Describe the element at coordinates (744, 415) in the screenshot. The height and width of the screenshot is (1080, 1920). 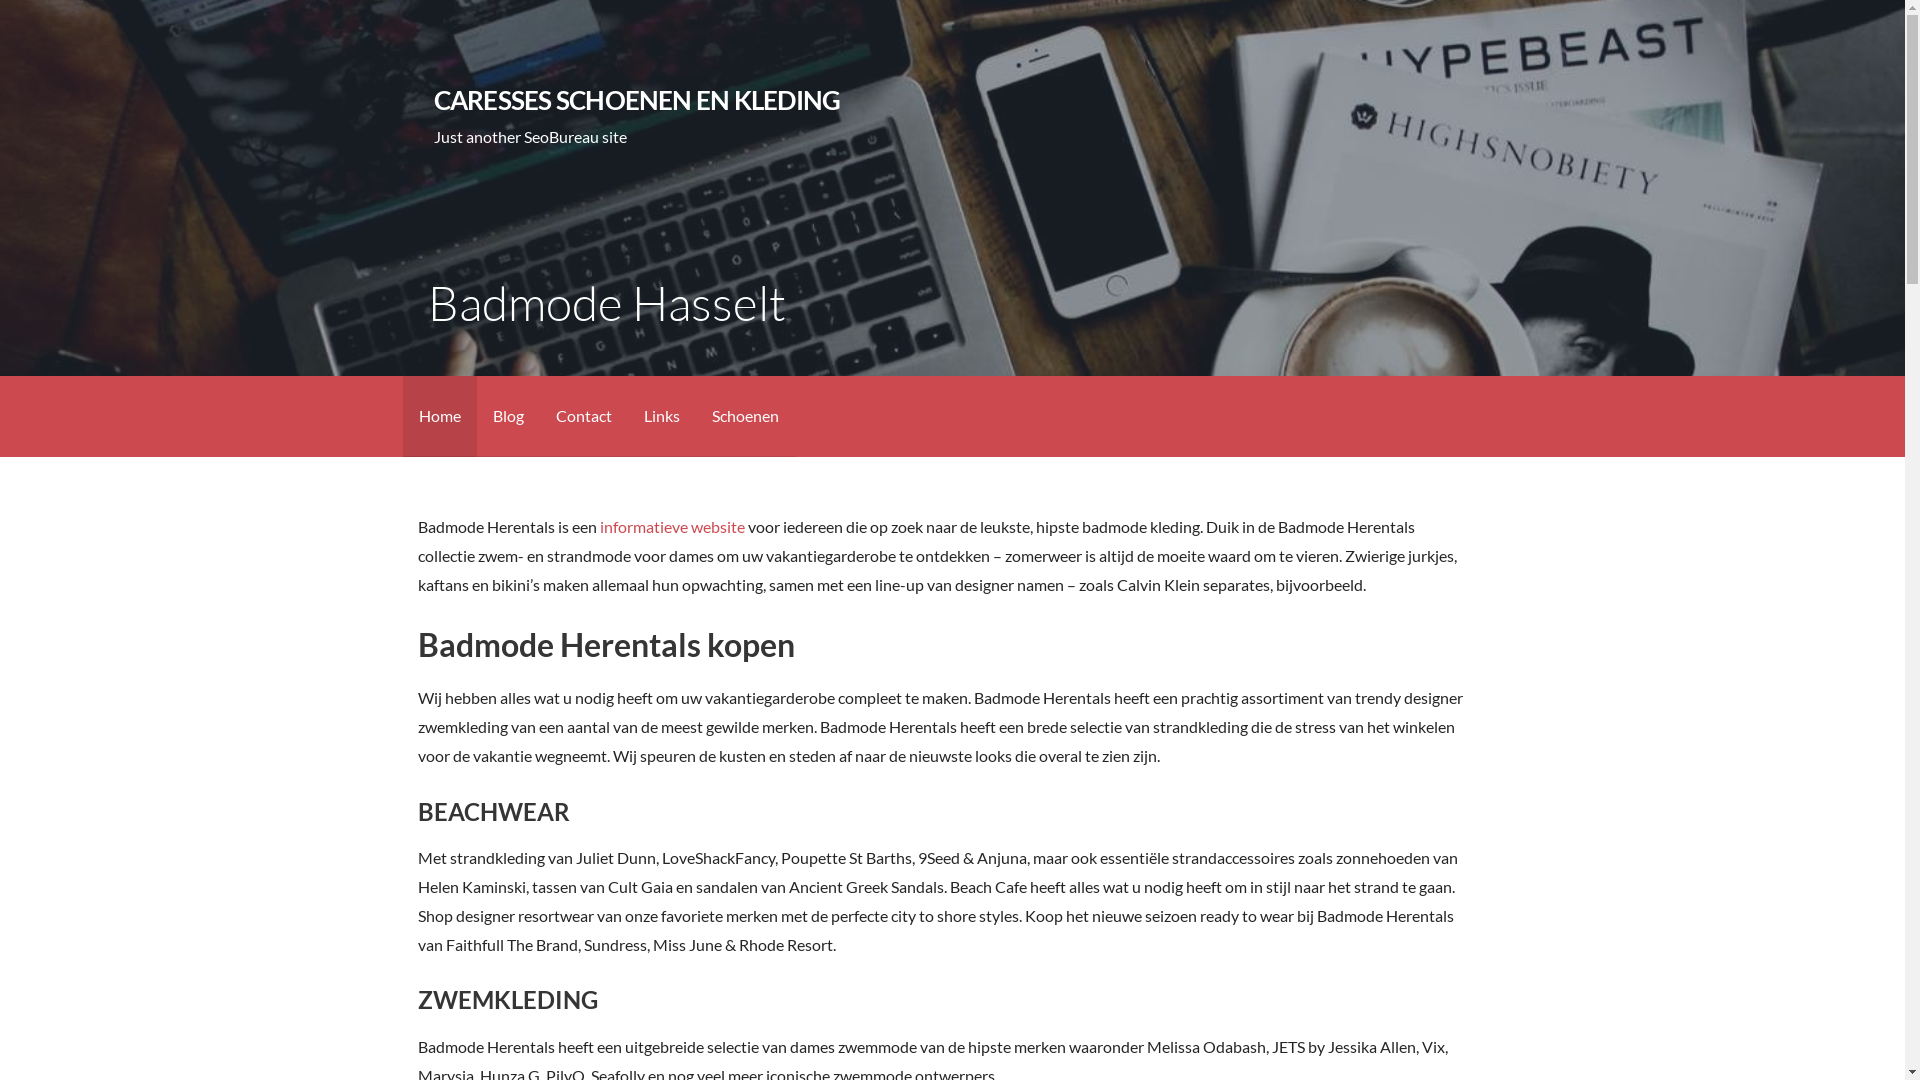
I see `'Schoenen'` at that location.